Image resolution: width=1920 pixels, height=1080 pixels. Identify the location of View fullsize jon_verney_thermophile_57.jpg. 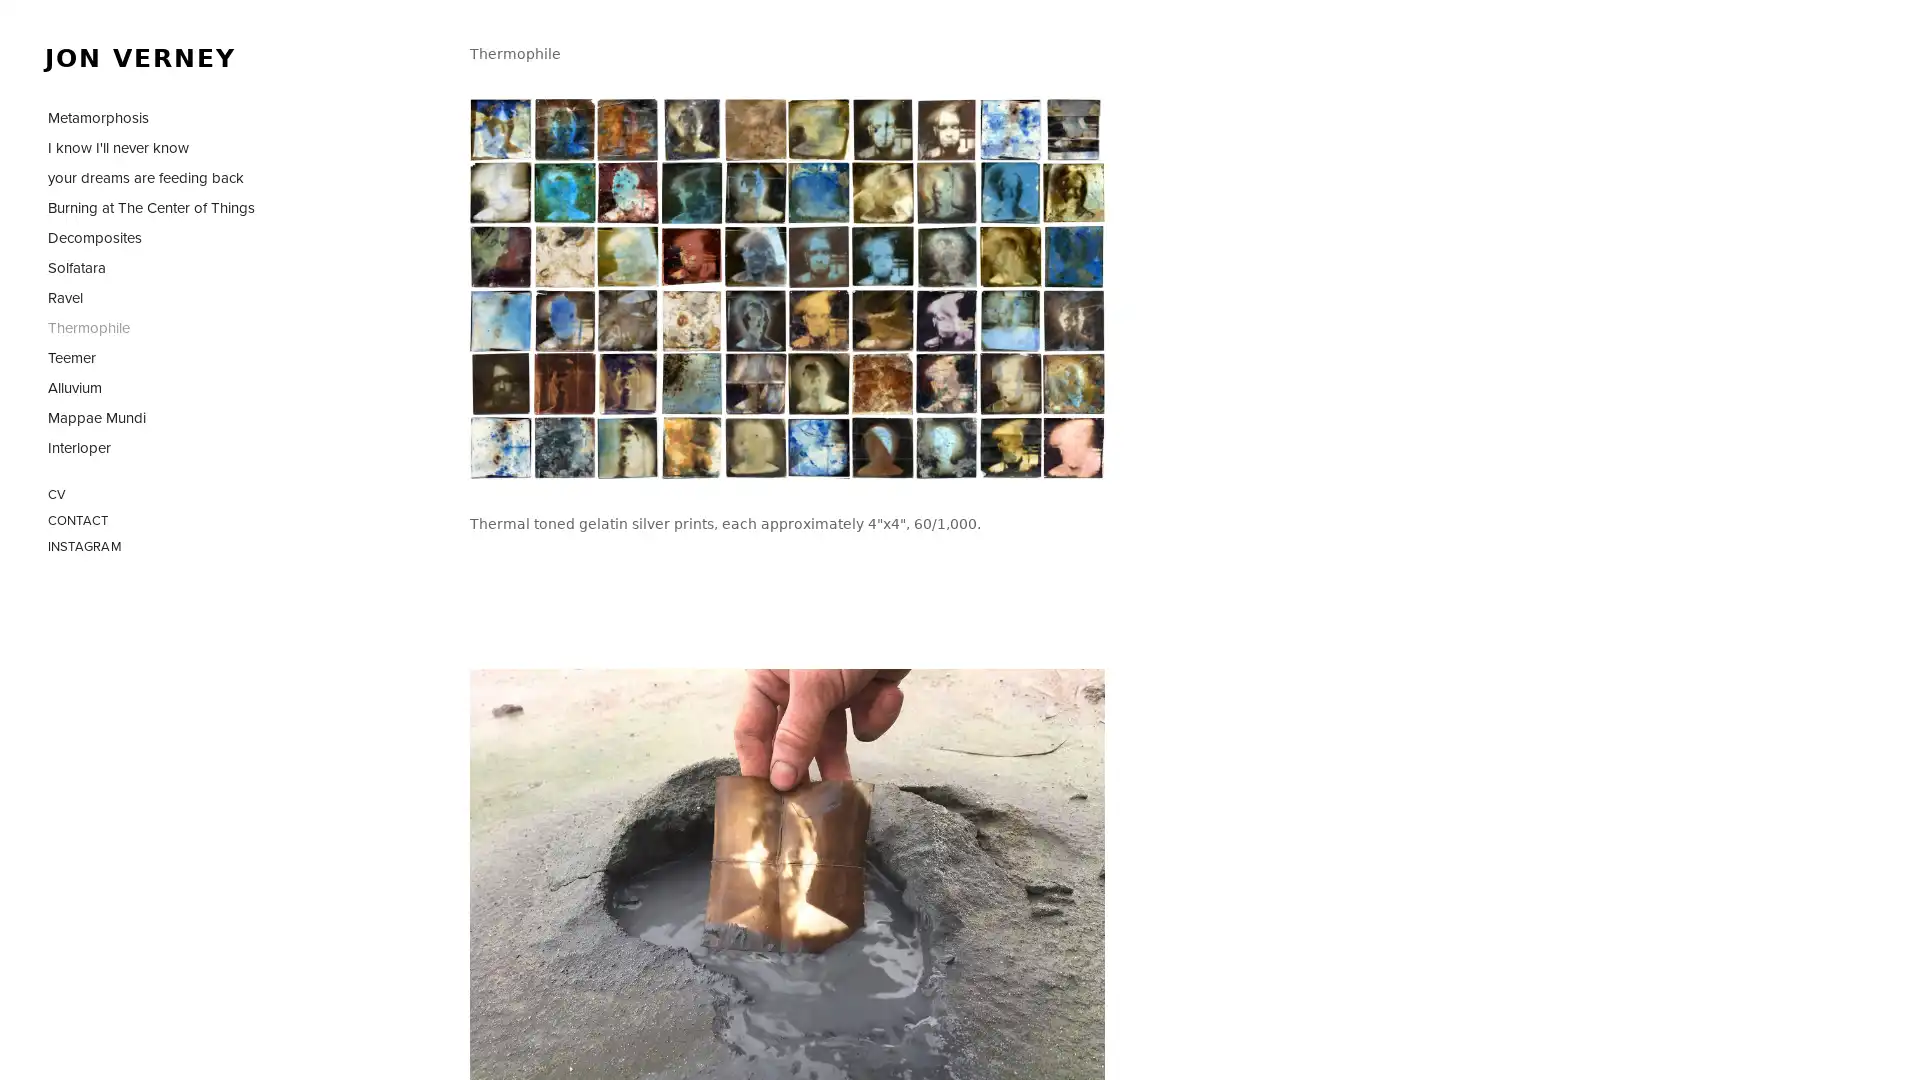
(691, 446).